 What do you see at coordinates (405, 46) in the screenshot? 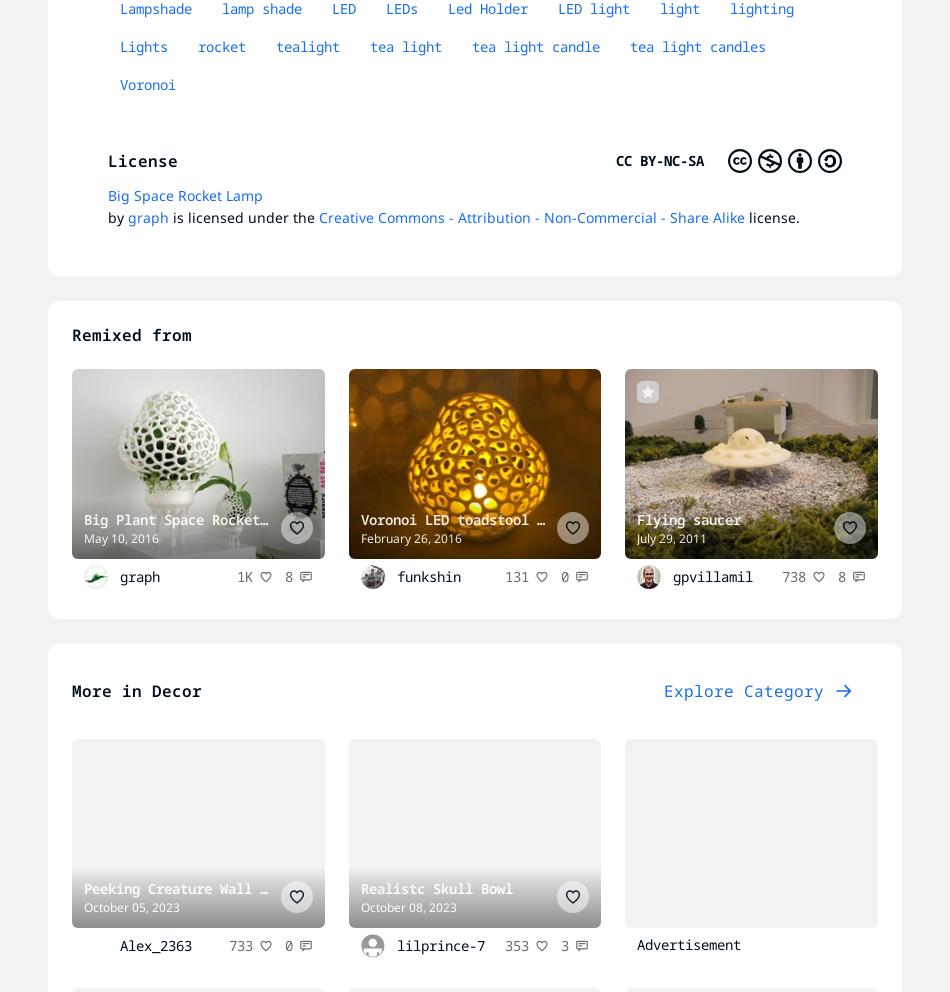
I see `'tea light'` at bounding box center [405, 46].